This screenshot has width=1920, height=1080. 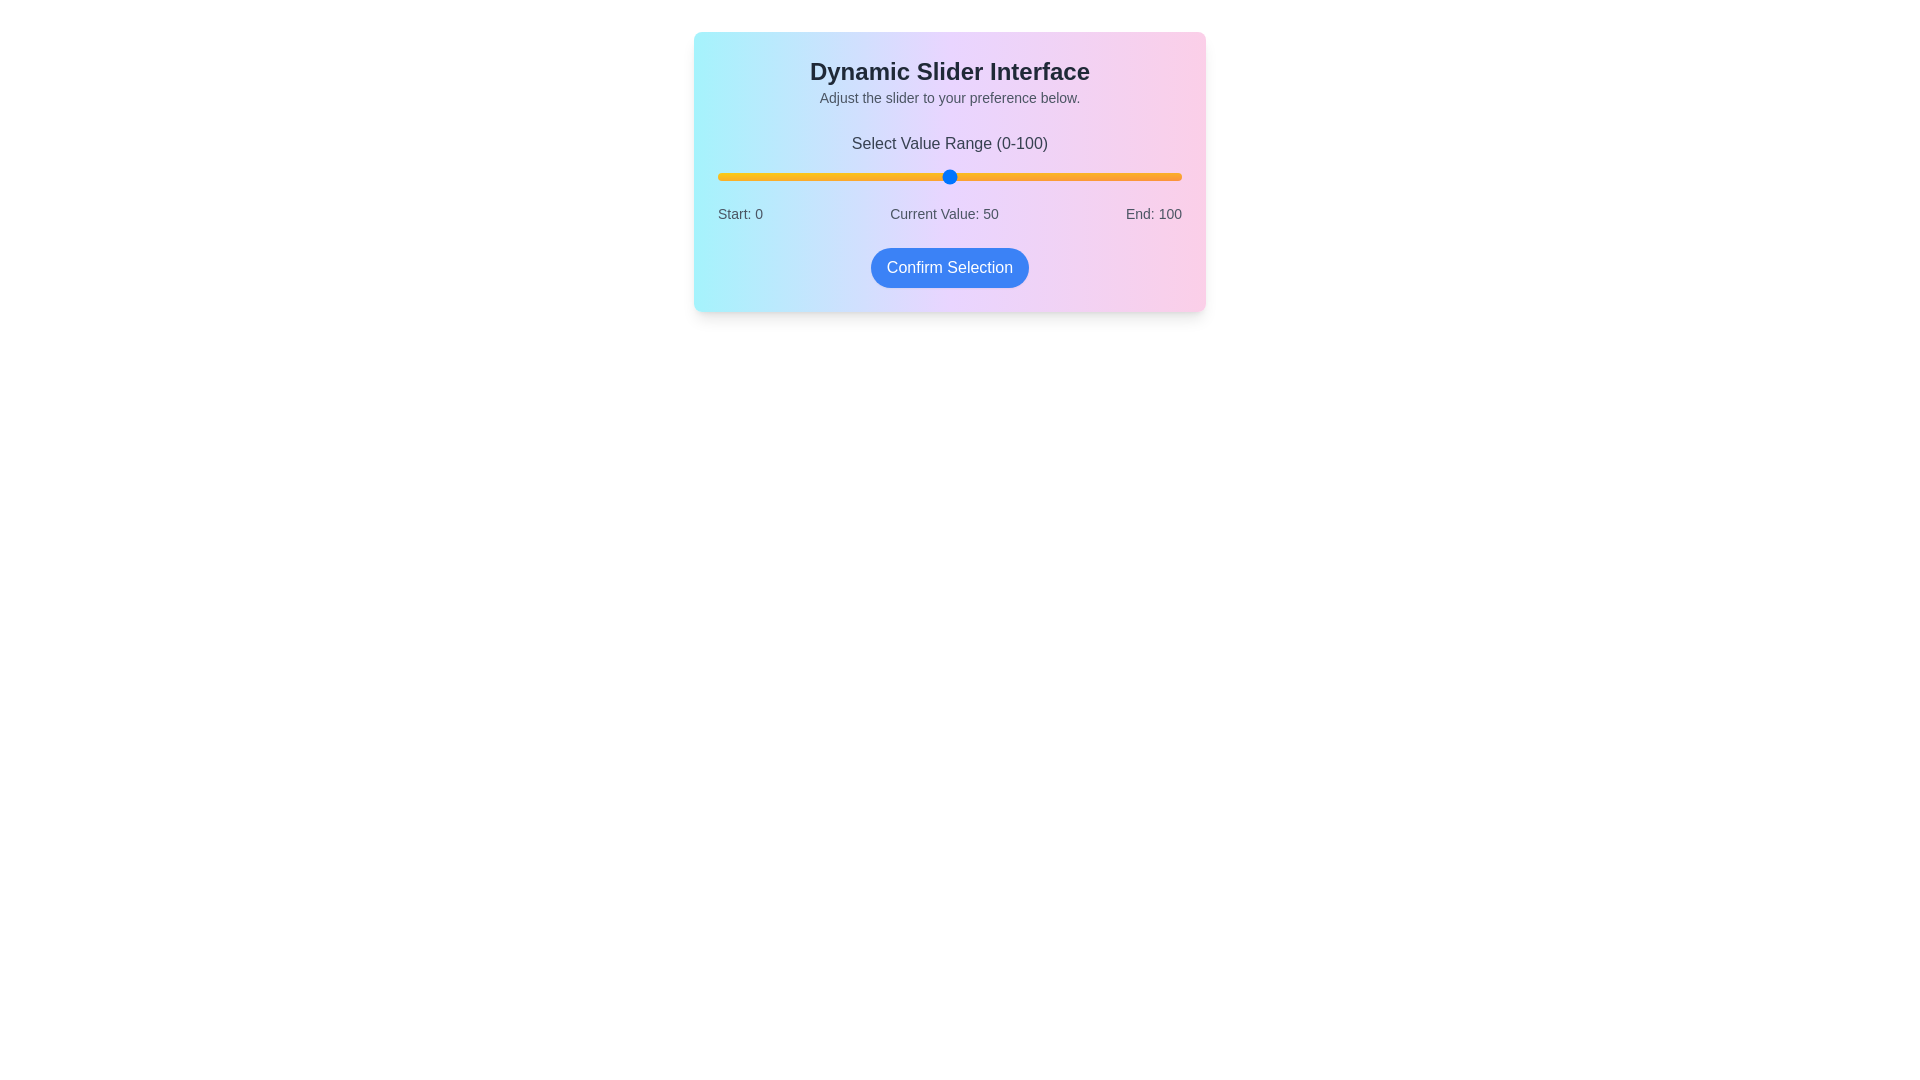 I want to click on the slider to set the value to 0, so click(x=718, y=176).